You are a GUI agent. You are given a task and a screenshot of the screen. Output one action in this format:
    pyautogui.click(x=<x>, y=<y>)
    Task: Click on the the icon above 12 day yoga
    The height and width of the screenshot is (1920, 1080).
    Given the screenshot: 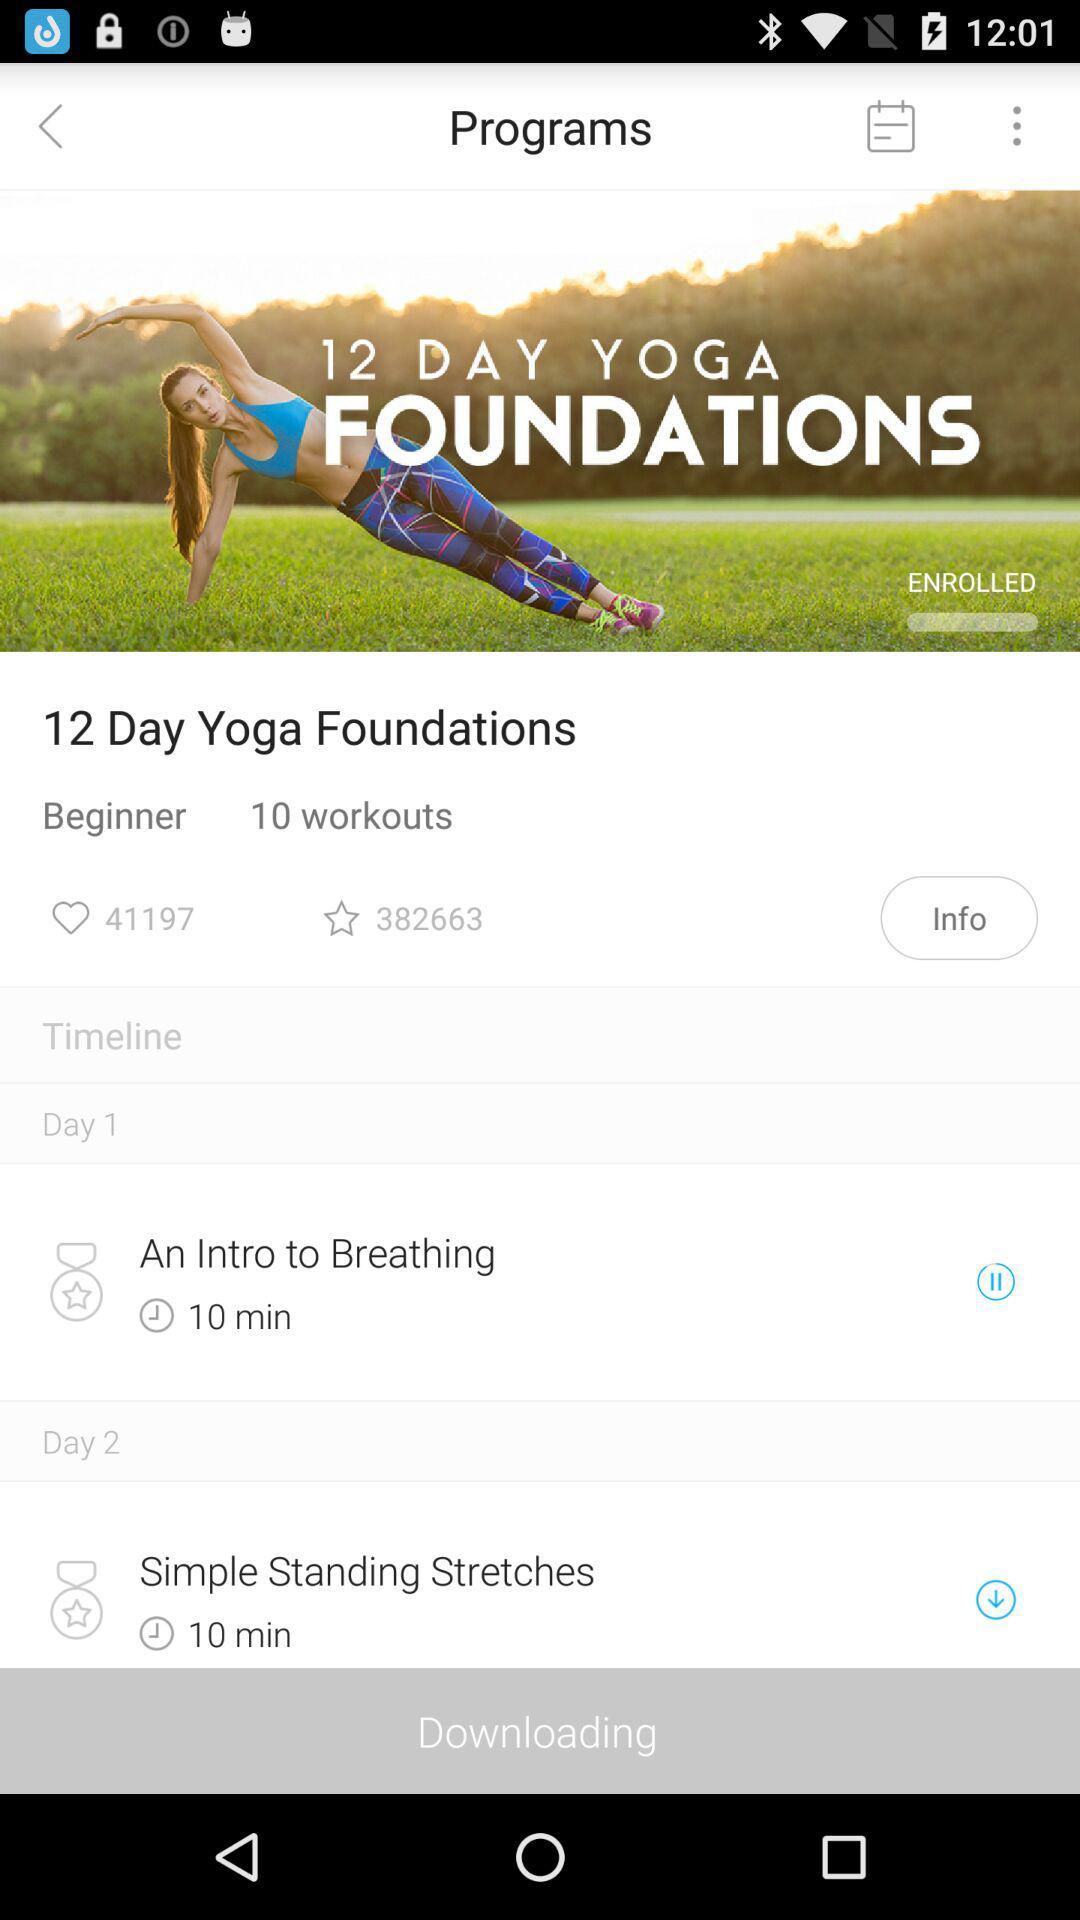 What is the action you would take?
    pyautogui.click(x=540, y=420)
    